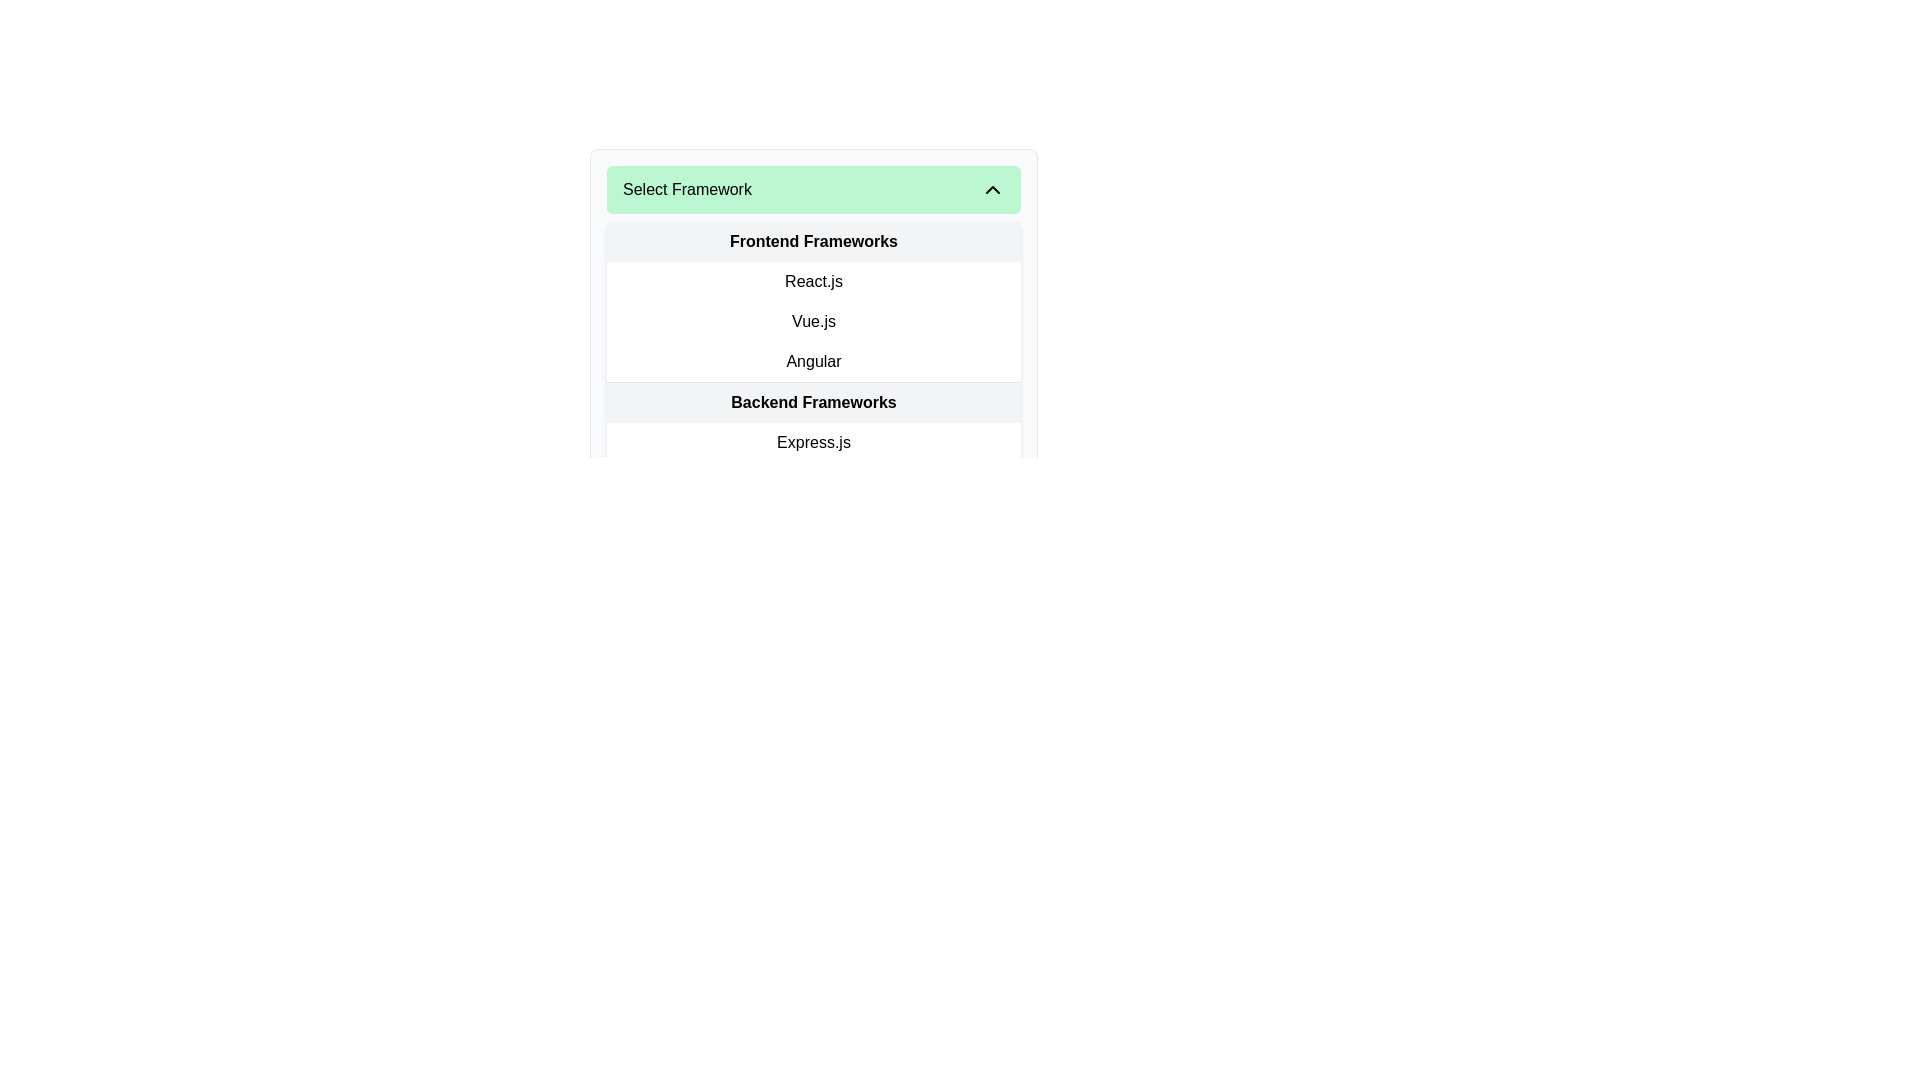  I want to click on the second item in the vertical list of selectable options for 'Vue.js' under the 'Frontend Frameworks' heading, so click(814, 320).